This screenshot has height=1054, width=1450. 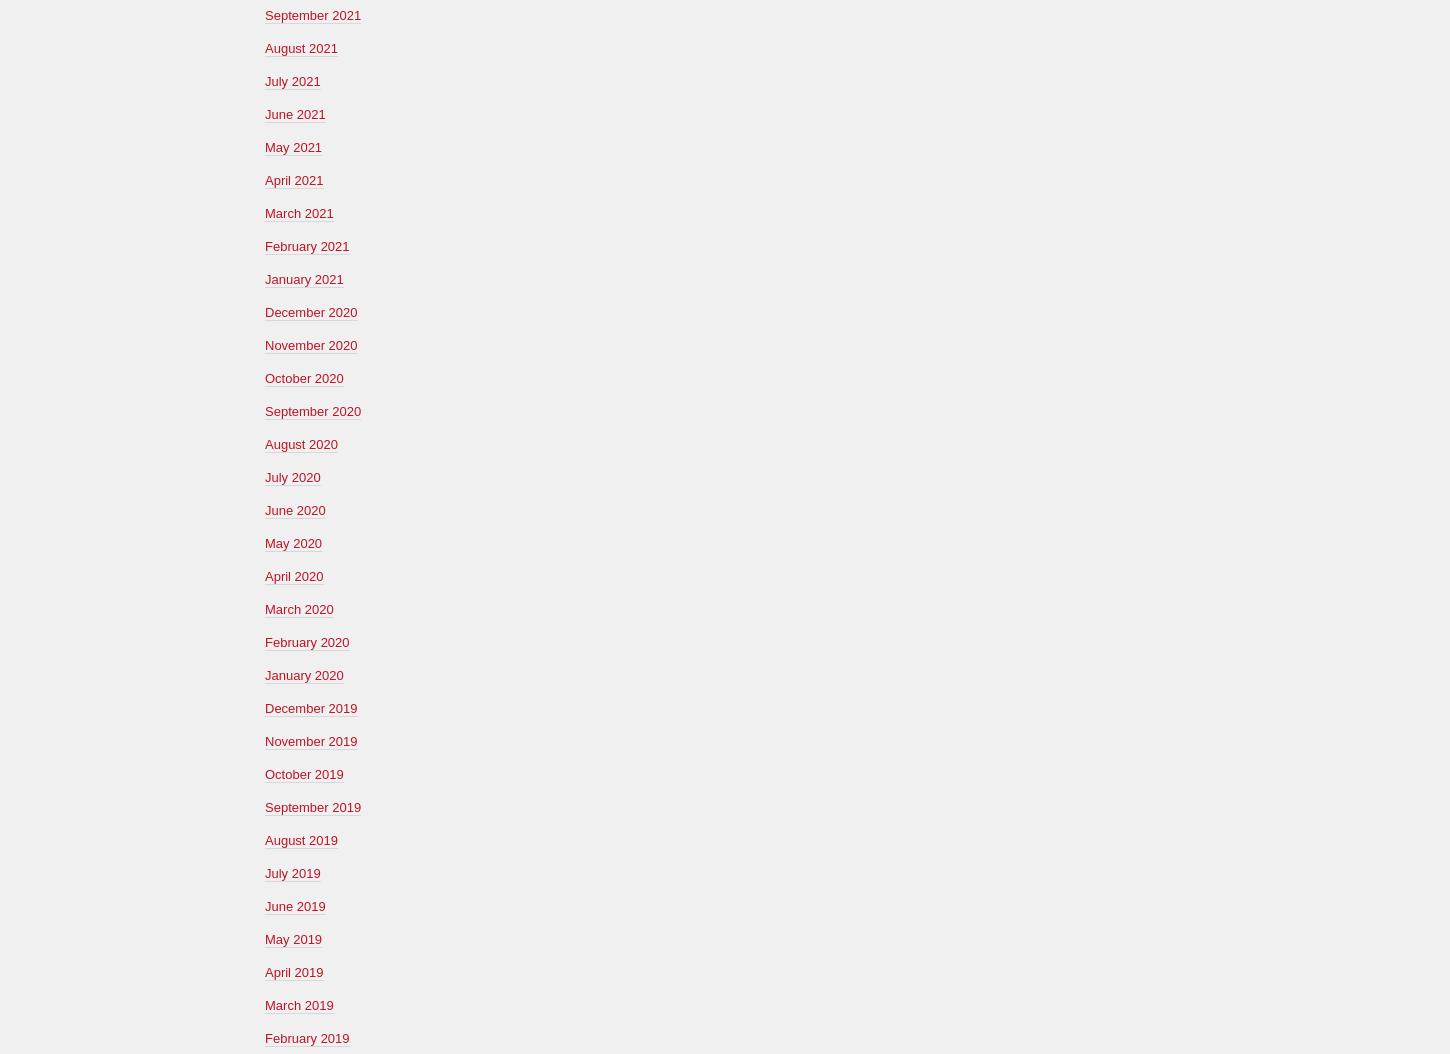 What do you see at coordinates (313, 805) in the screenshot?
I see `'September 2019'` at bounding box center [313, 805].